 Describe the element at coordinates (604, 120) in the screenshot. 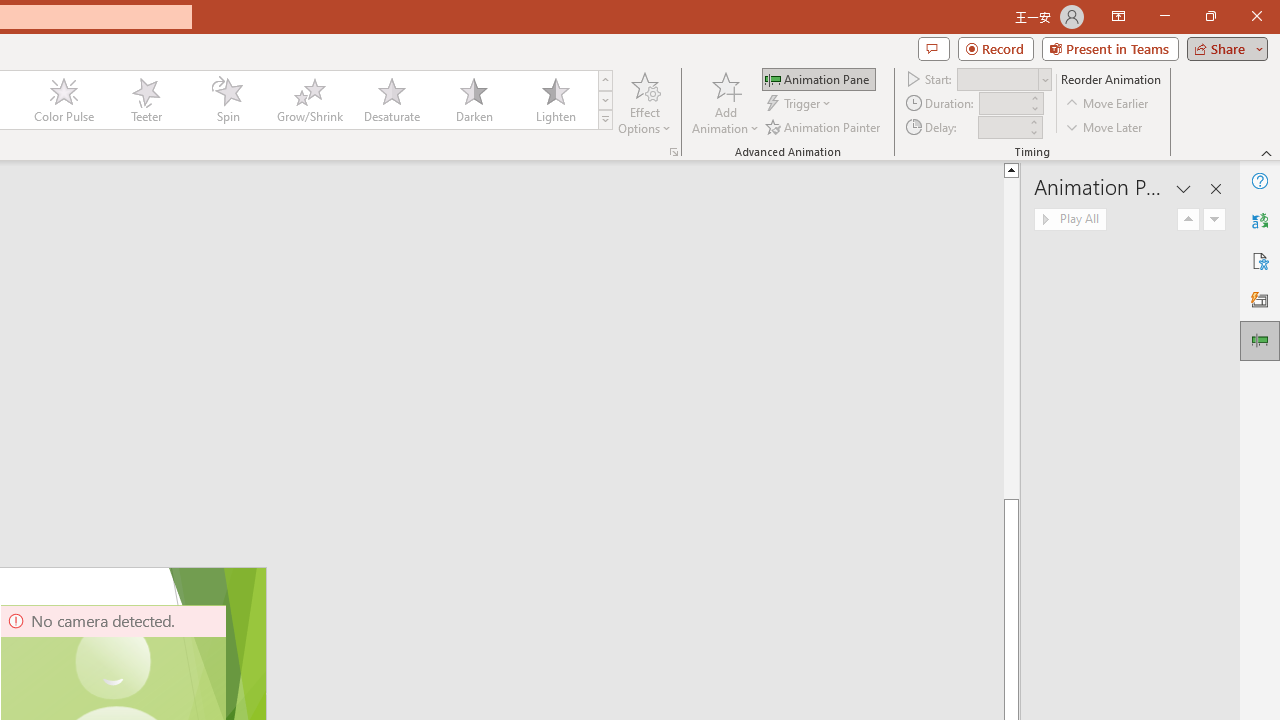

I see `'Animation Styles'` at that location.